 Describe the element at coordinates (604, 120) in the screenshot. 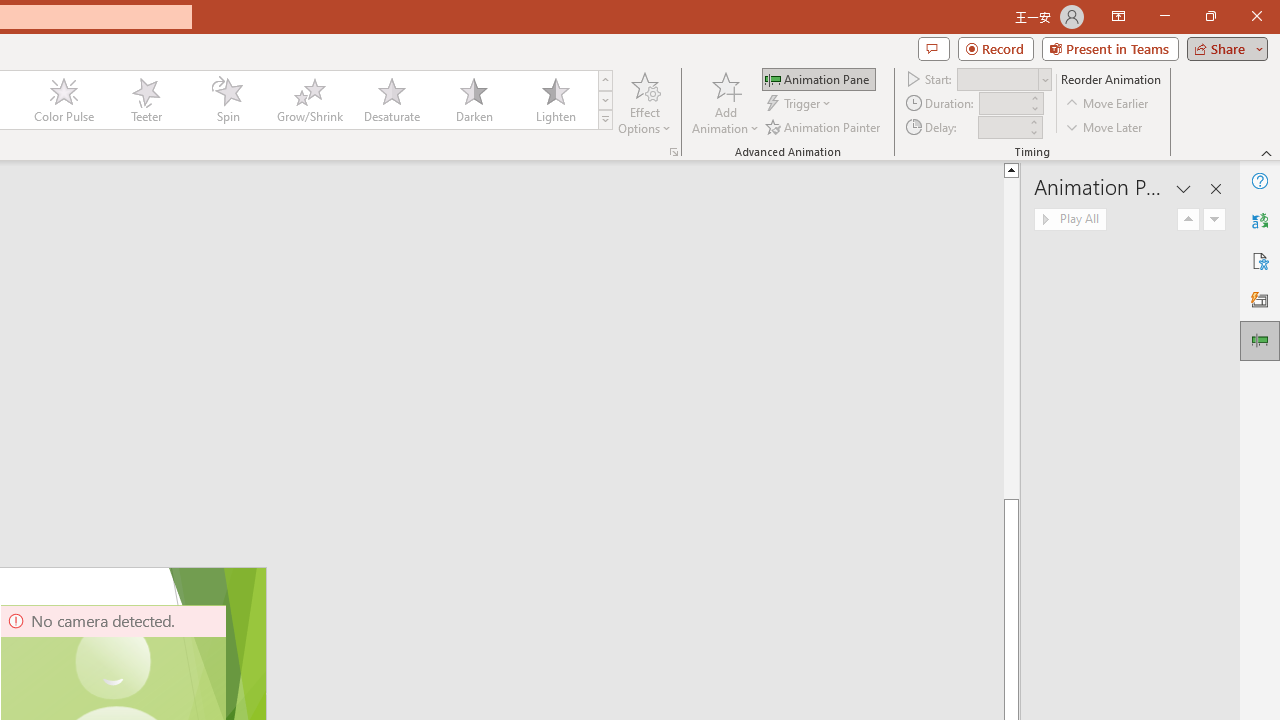

I see `'Animation Styles'` at that location.